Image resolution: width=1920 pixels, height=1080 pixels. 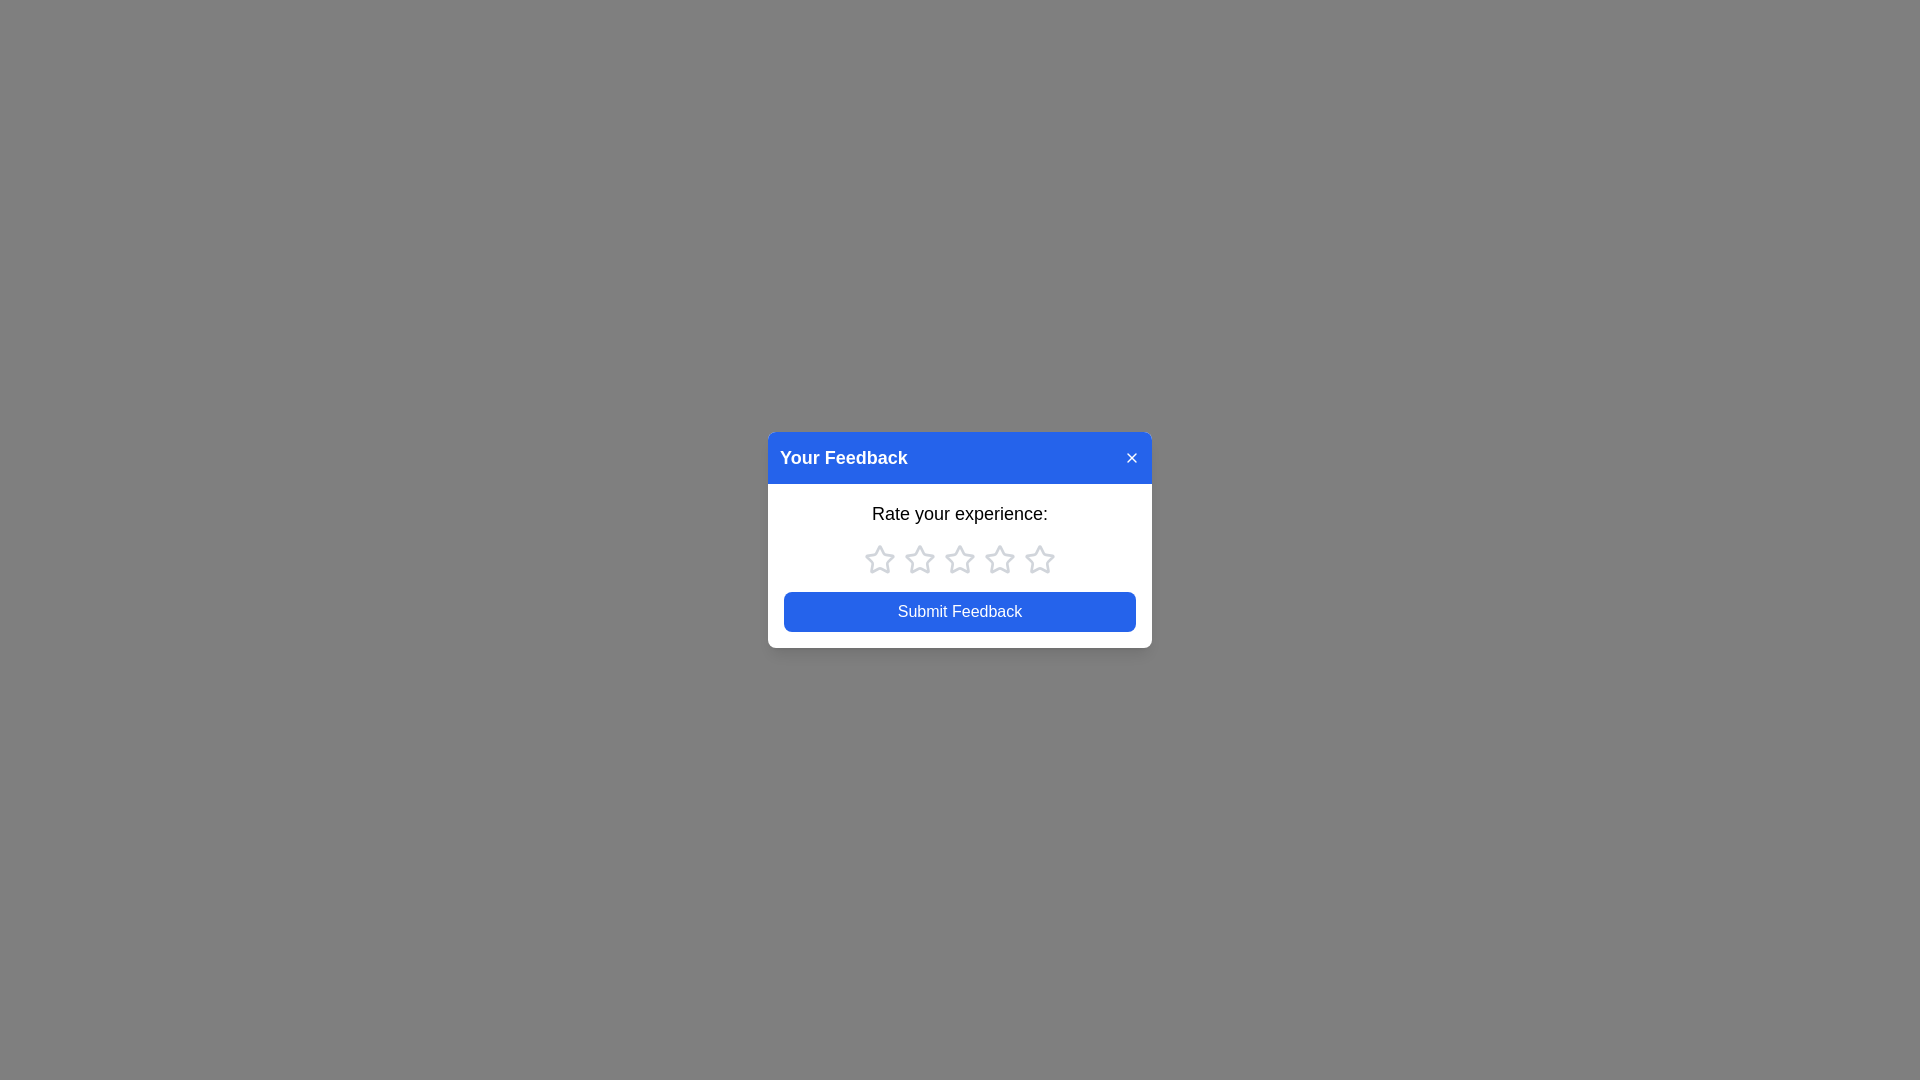 I want to click on the star corresponding to the rating 3, so click(x=960, y=559).